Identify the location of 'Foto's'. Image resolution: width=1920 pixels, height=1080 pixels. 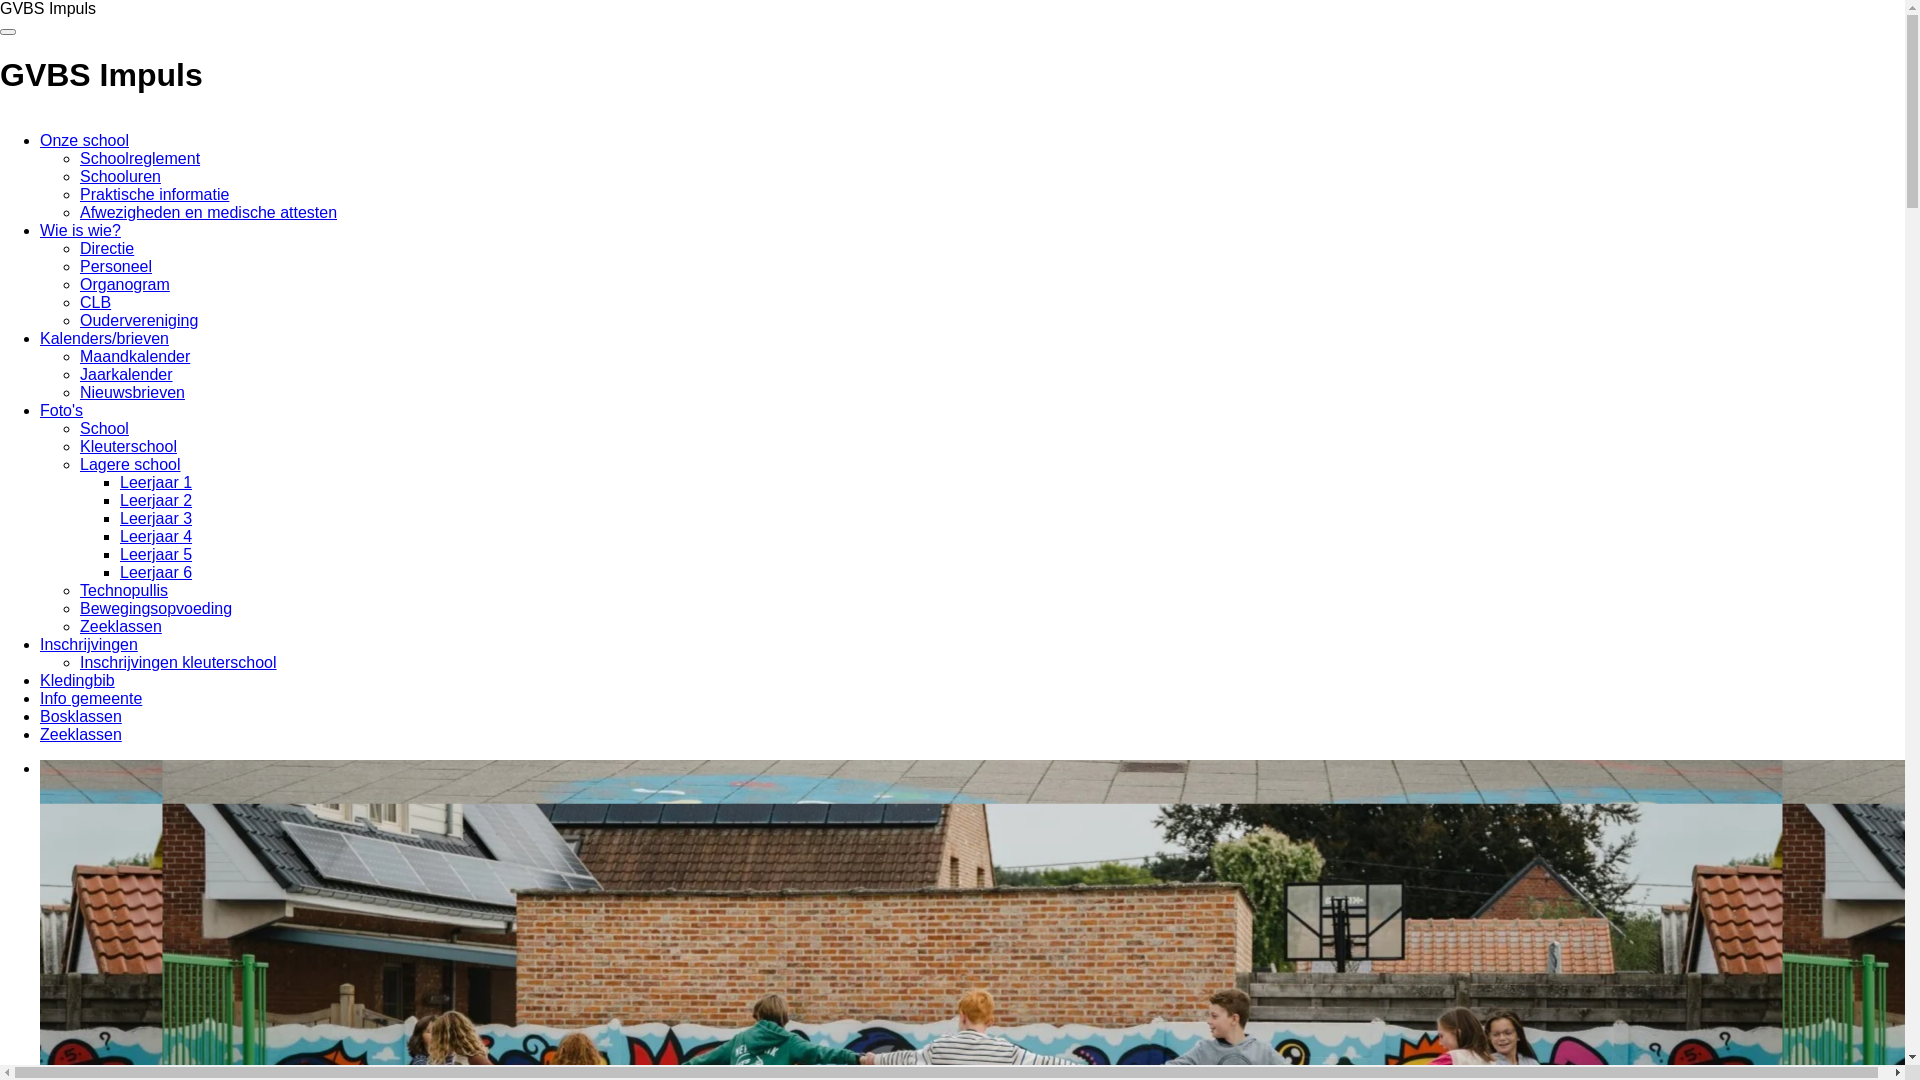
(61, 409).